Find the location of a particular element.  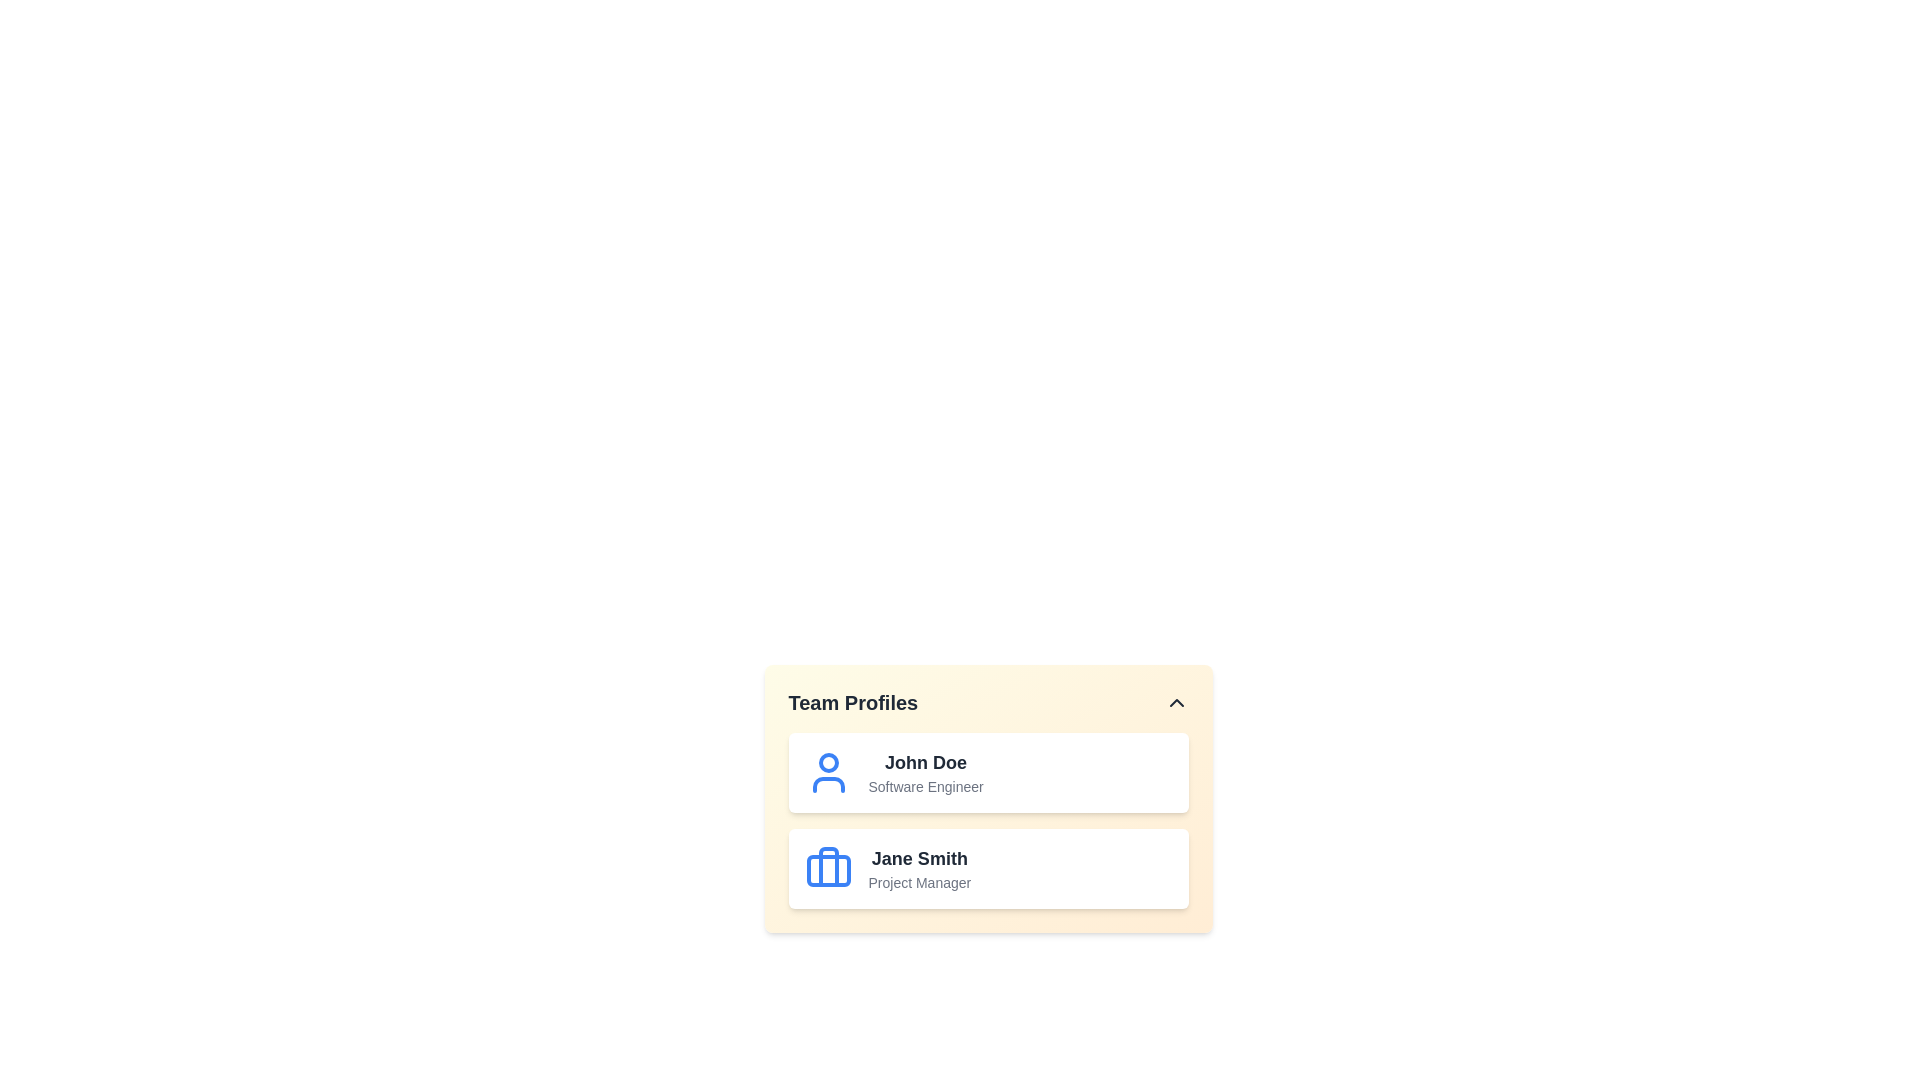

the text label 'John Doe' which is displayed in bold, dark gray font within the 'Team Profiles' section is located at coordinates (925, 763).